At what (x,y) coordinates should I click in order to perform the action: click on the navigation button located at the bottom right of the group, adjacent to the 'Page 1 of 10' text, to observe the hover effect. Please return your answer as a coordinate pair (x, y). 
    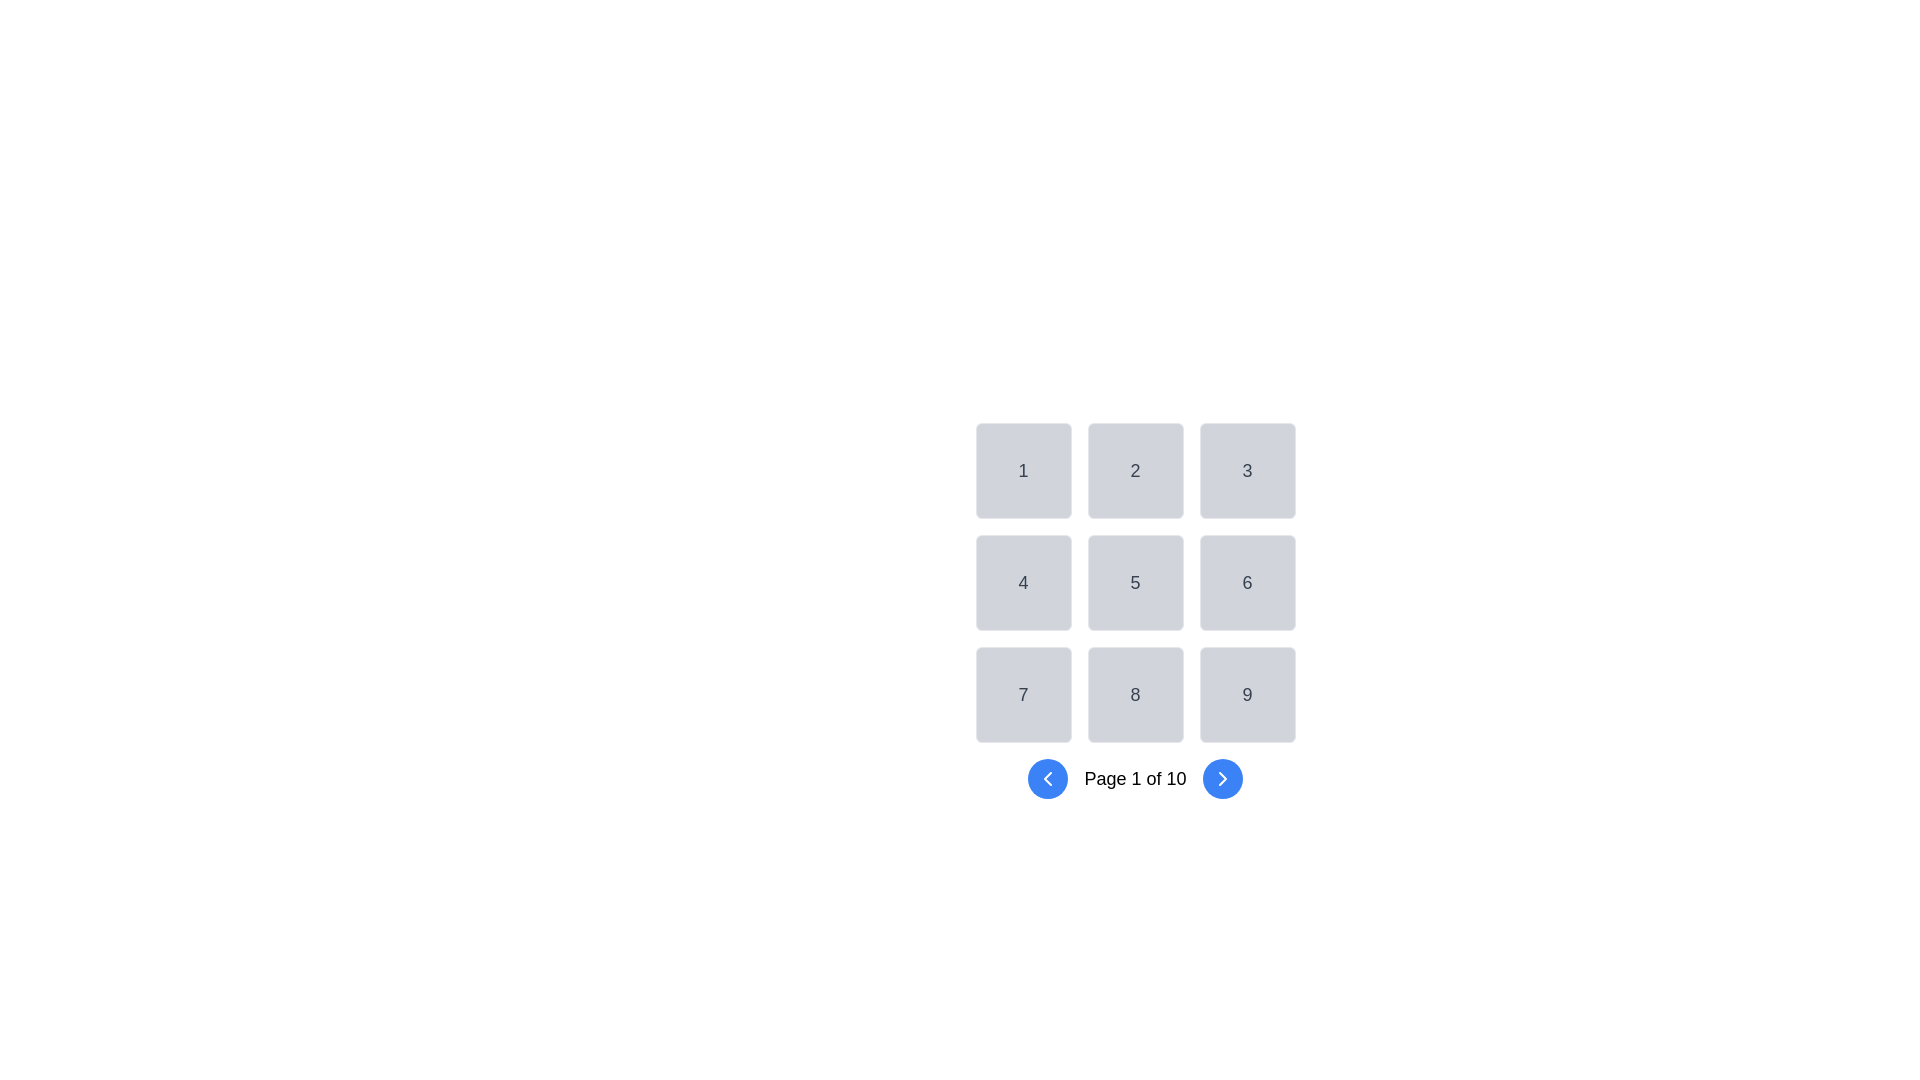
    Looking at the image, I should click on (1221, 778).